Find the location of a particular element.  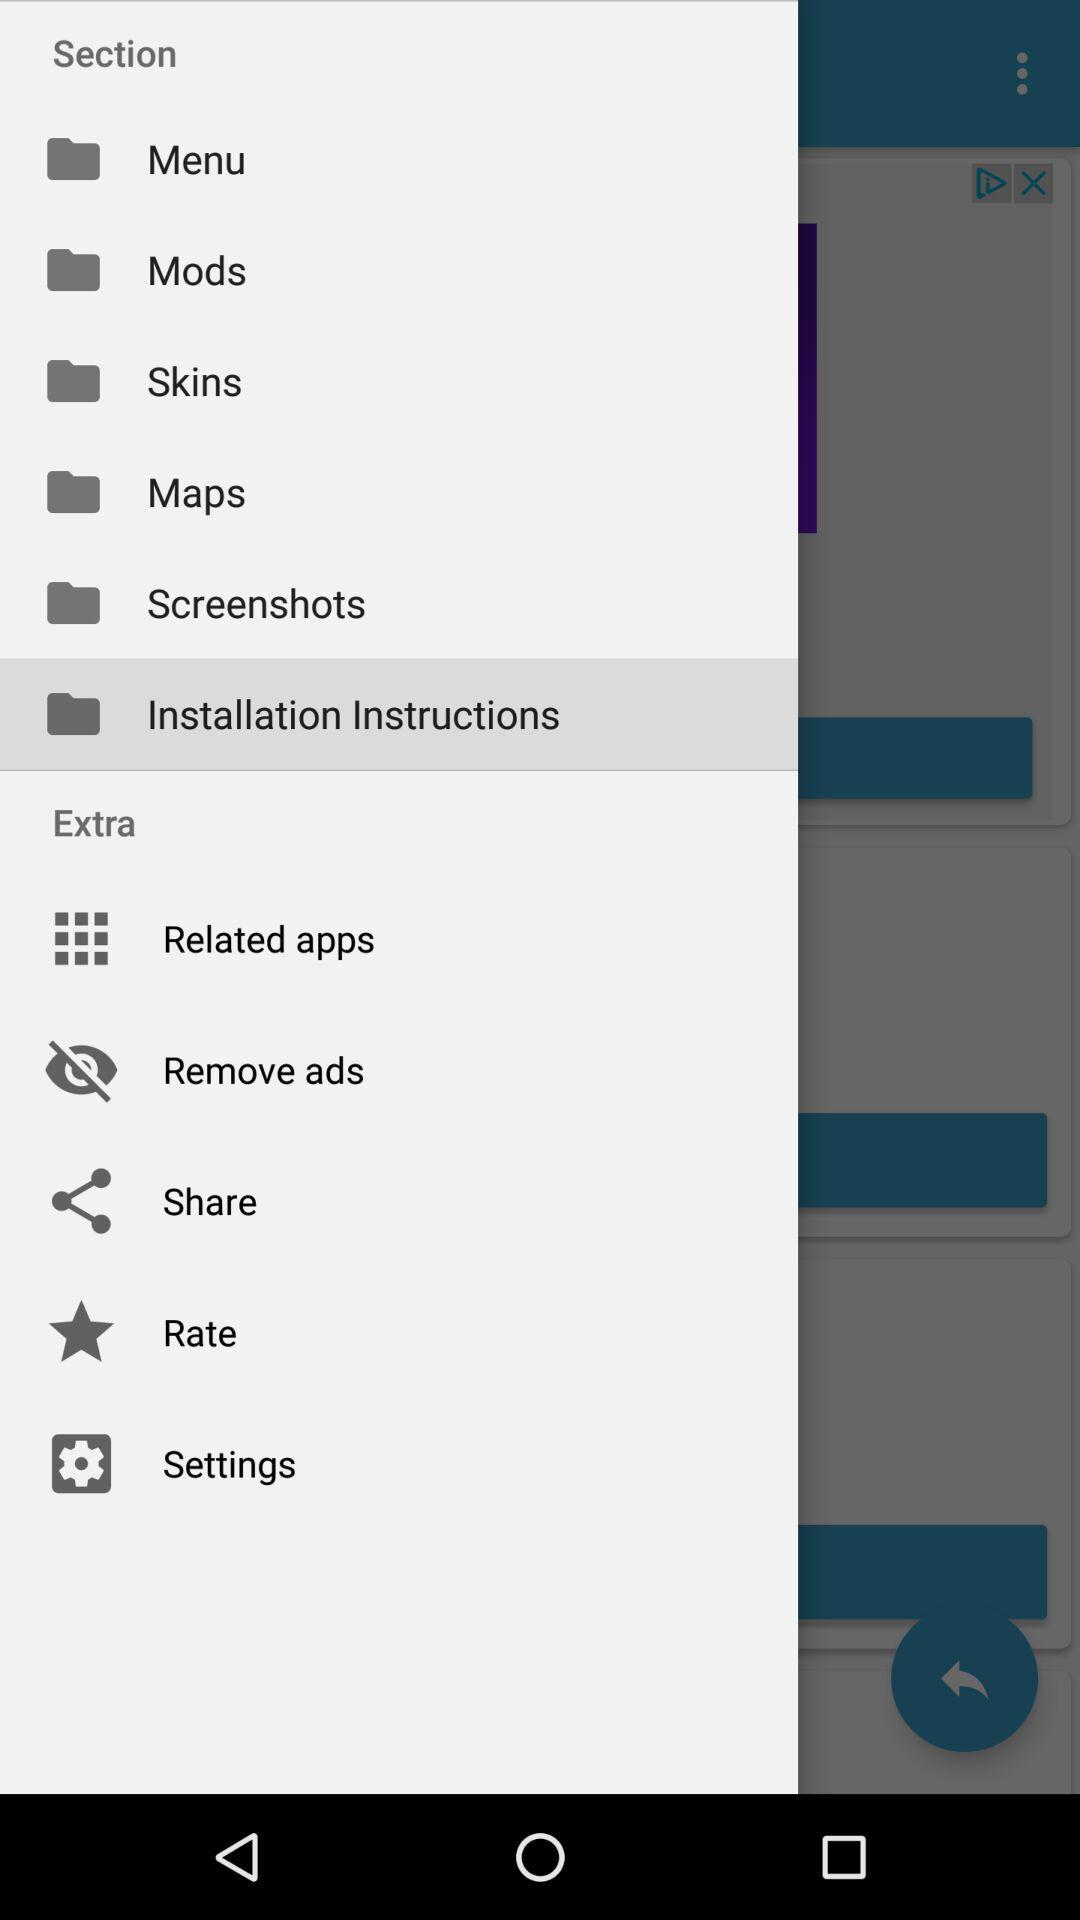

the reply icon is located at coordinates (963, 1678).